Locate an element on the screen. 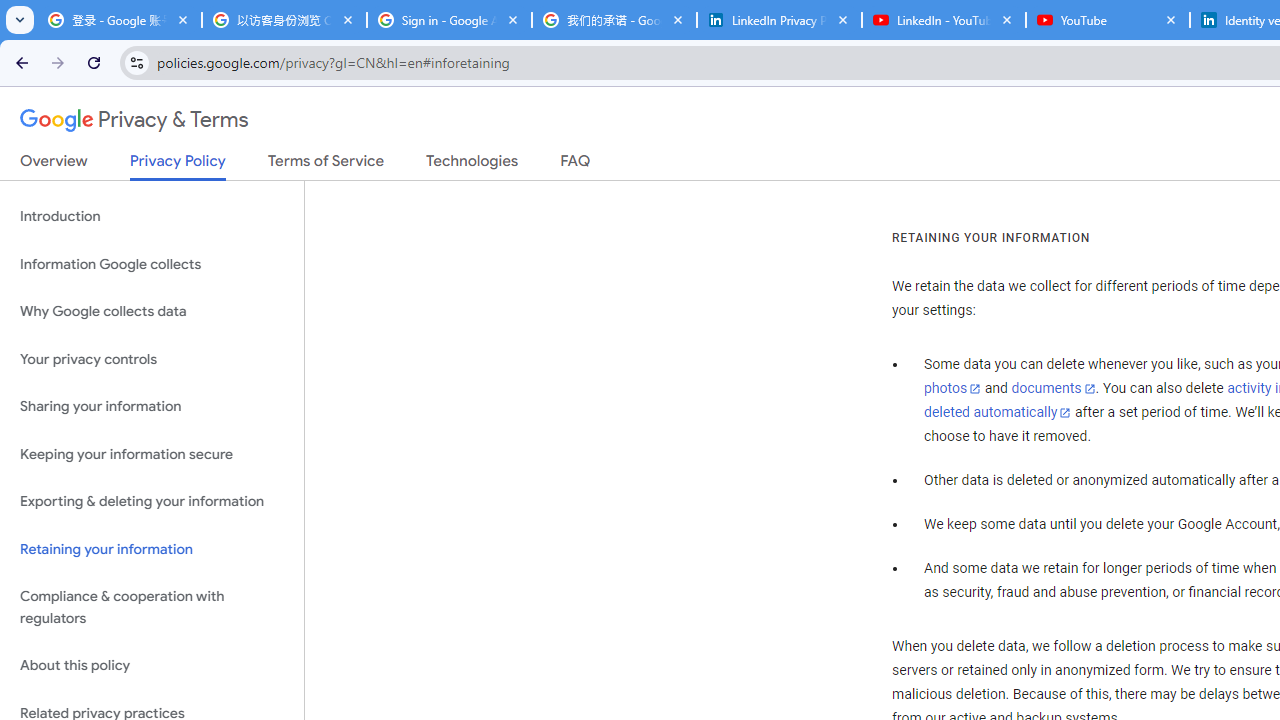  'Exporting & deleting your information' is located at coordinates (151, 501).